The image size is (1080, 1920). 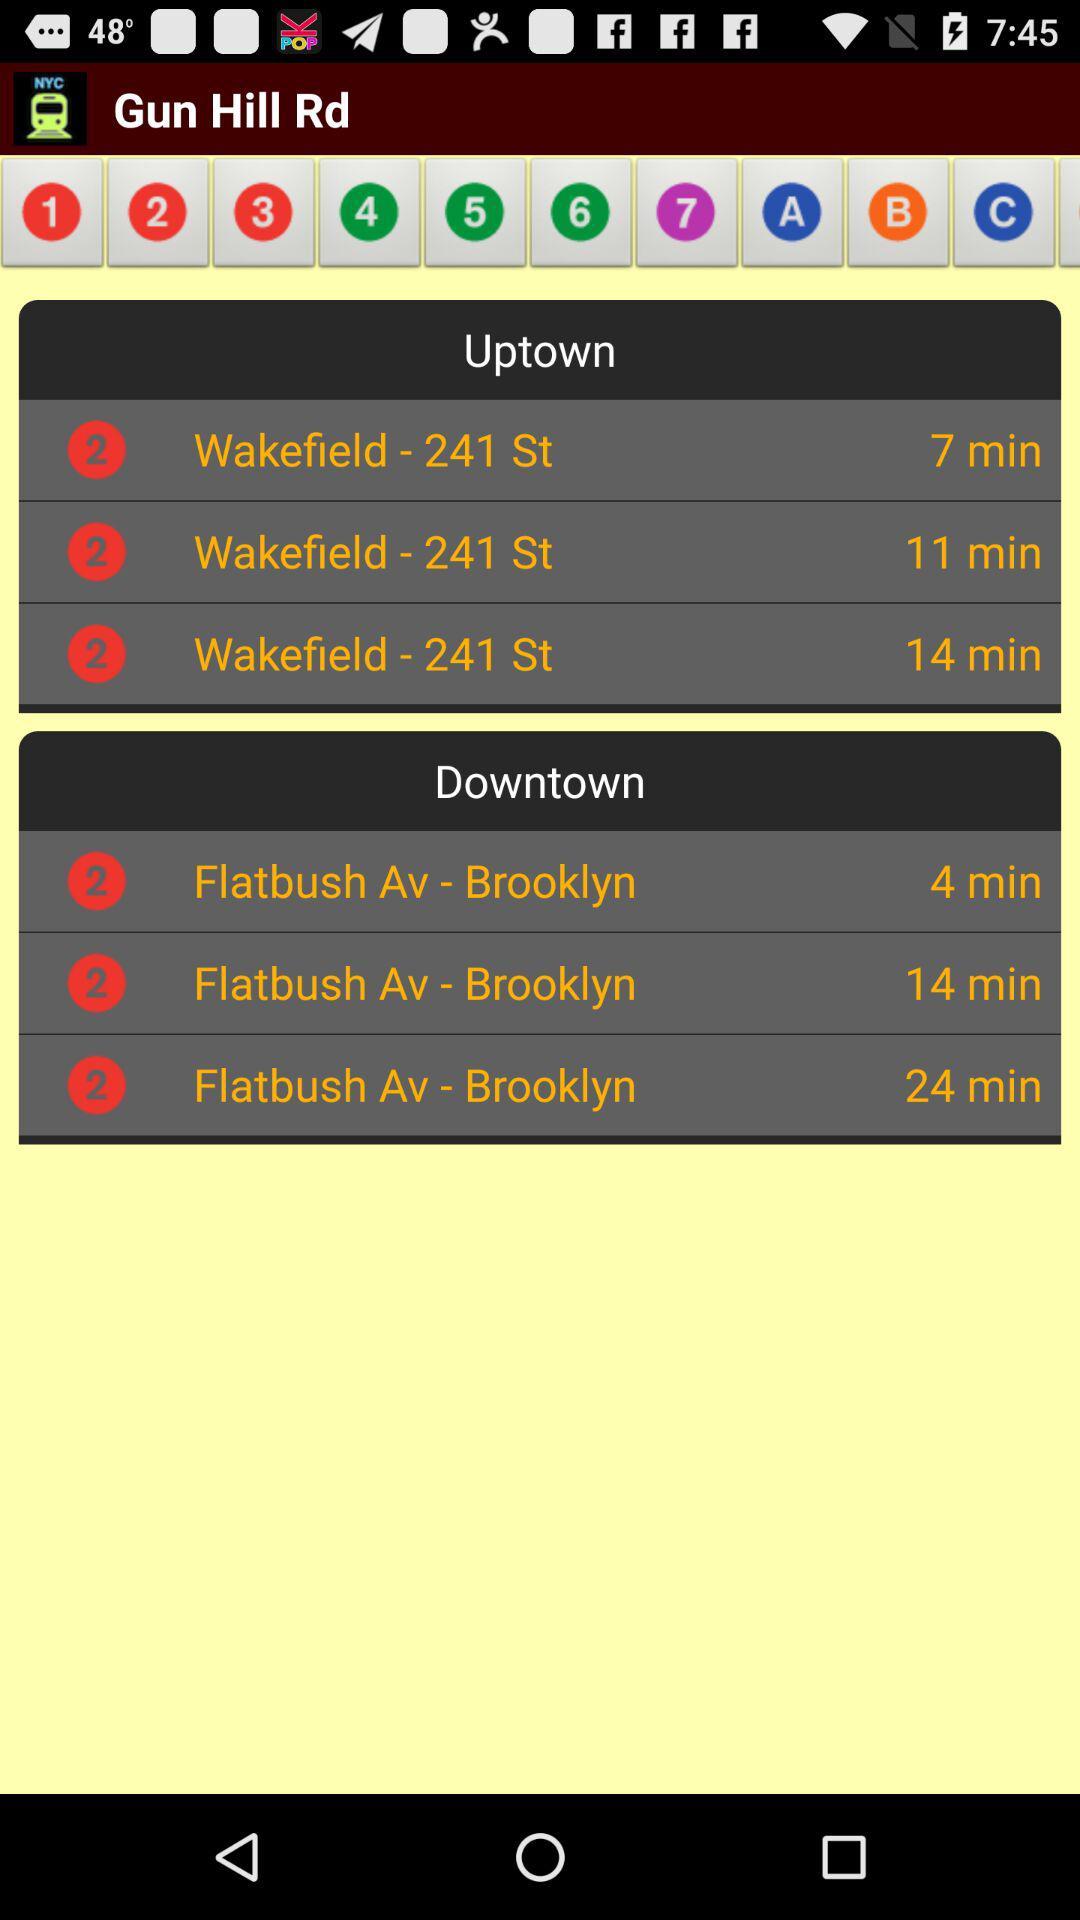 I want to click on the item below gun hill rd, so click(x=55, y=218).